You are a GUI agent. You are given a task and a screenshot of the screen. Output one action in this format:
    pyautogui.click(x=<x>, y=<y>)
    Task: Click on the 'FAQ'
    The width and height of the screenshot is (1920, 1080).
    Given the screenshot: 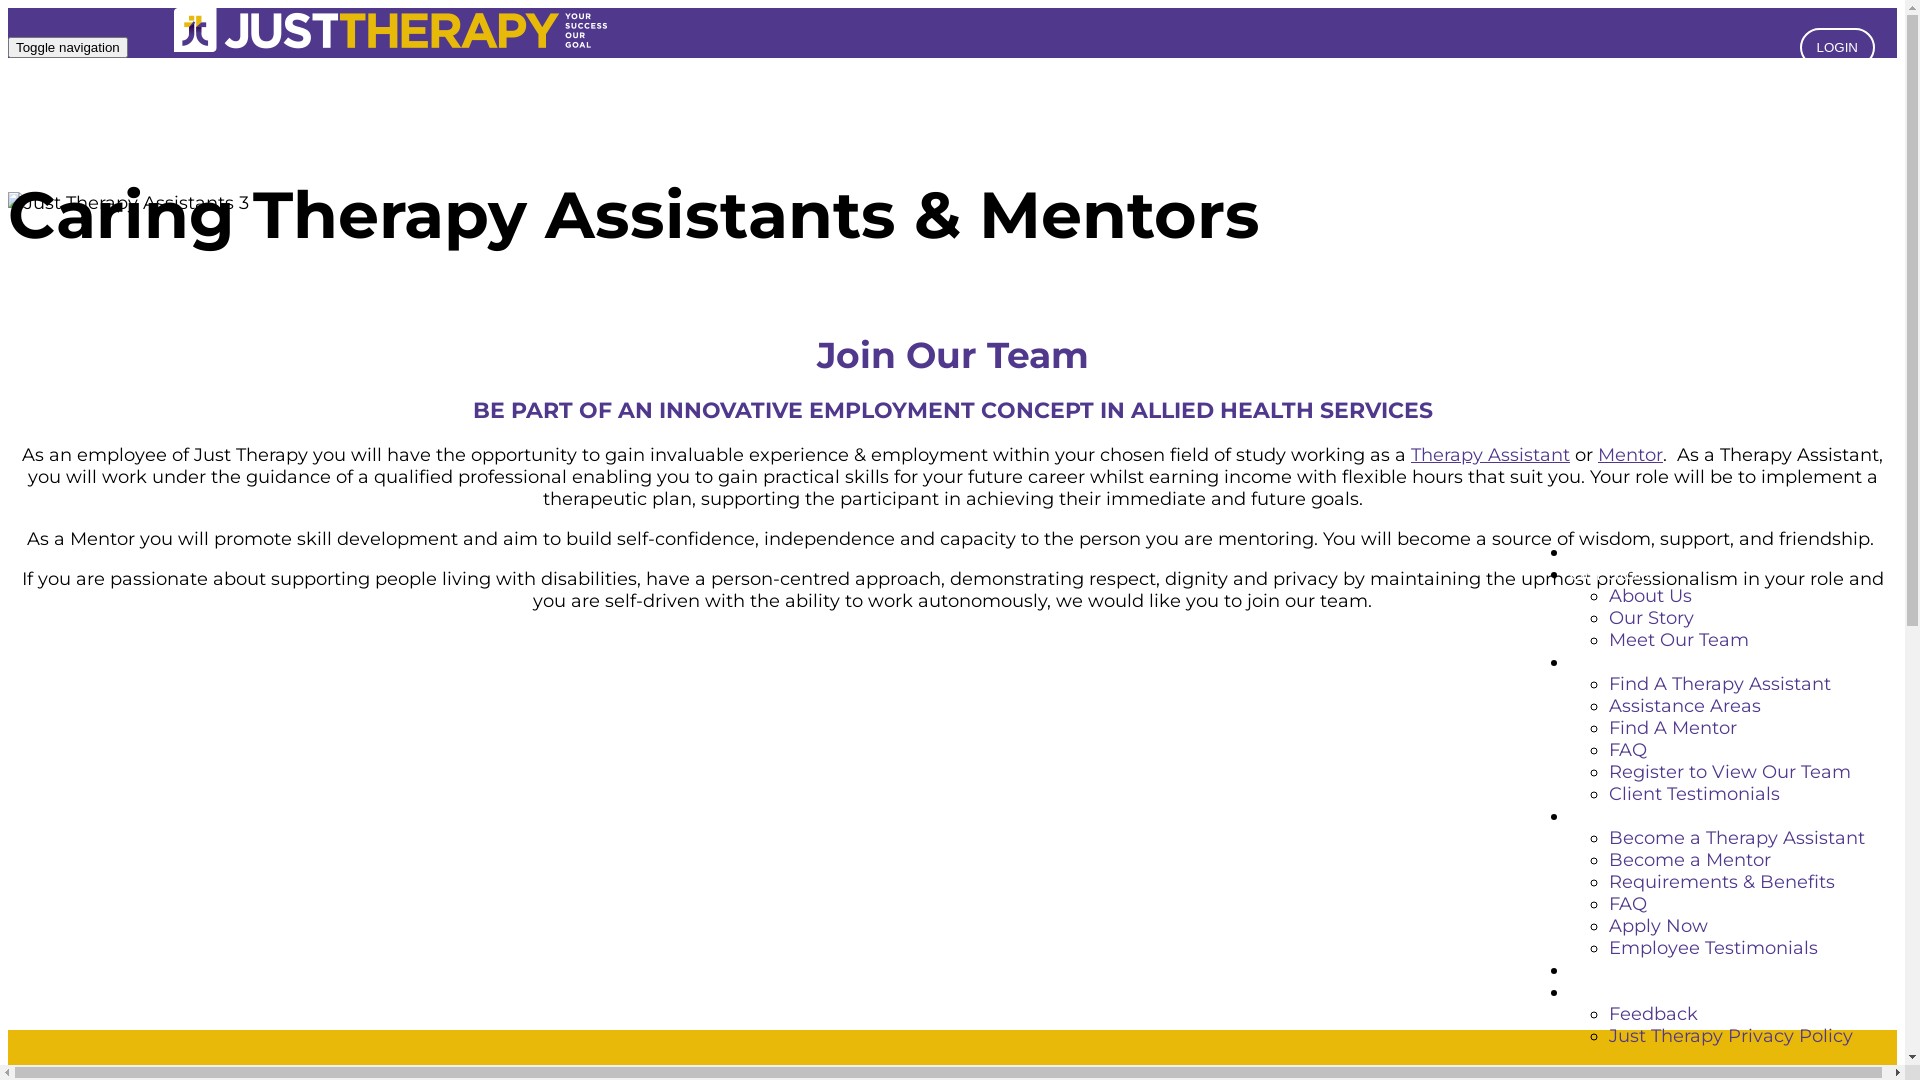 What is the action you would take?
    pyautogui.click(x=1608, y=749)
    